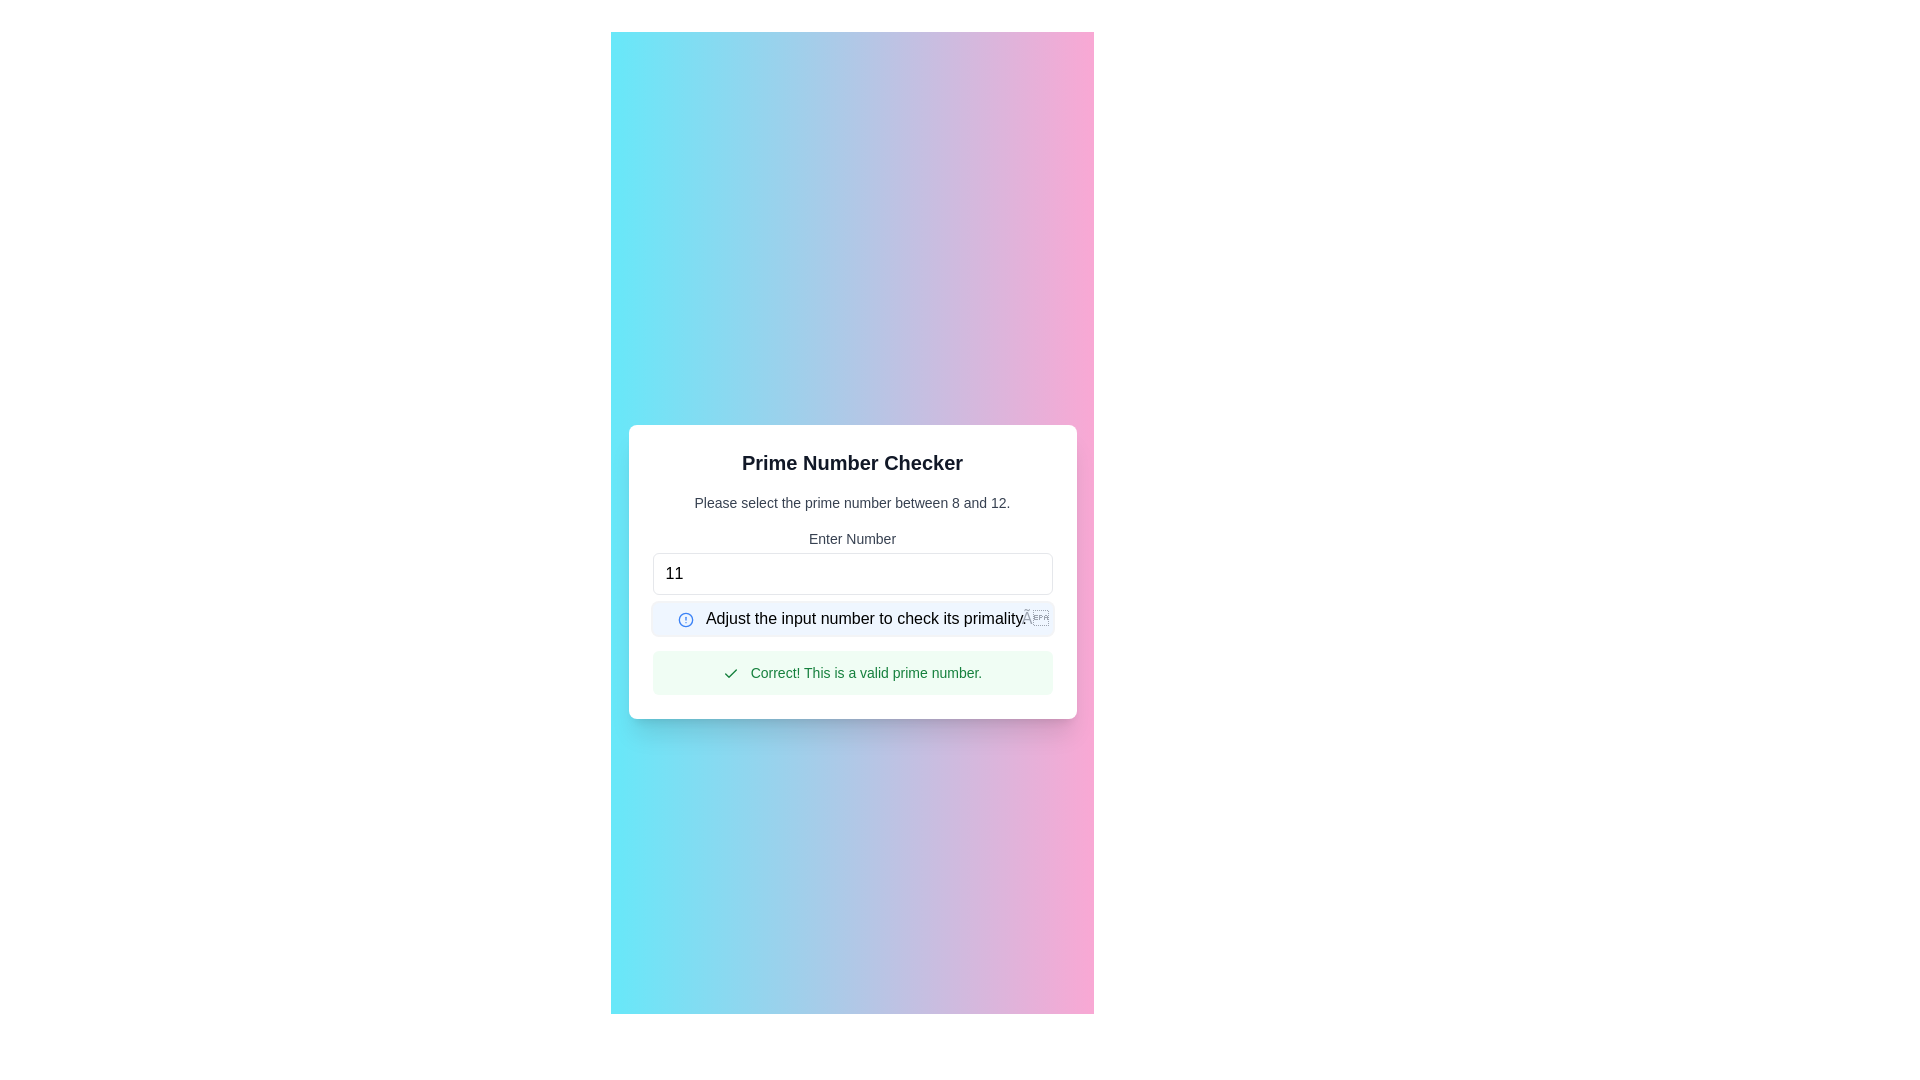 The image size is (1920, 1080). Describe the element at coordinates (852, 538) in the screenshot. I see `the descriptive Text Label located above the number input field, which guides users on the information to provide` at that location.